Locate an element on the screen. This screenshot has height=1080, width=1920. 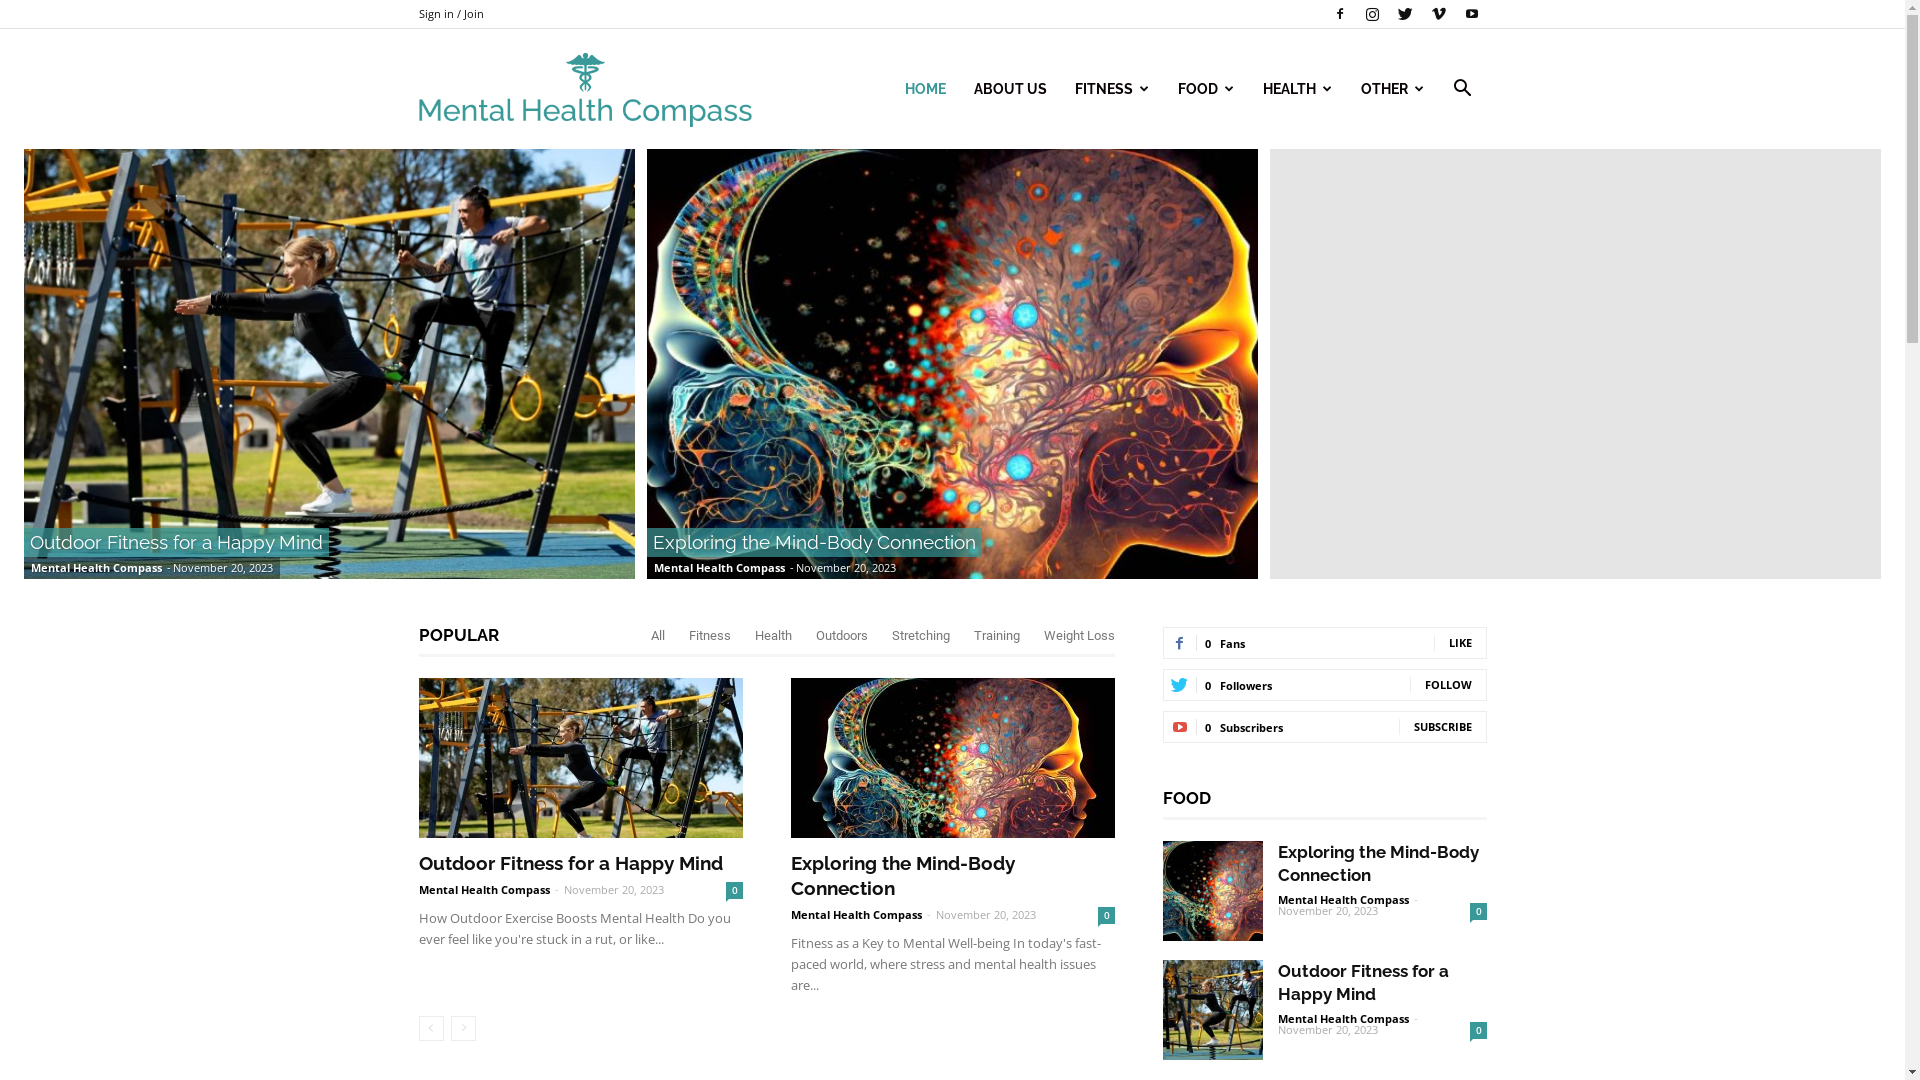
'Mental Health Compass Logo' is located at coordinates (583, 88).